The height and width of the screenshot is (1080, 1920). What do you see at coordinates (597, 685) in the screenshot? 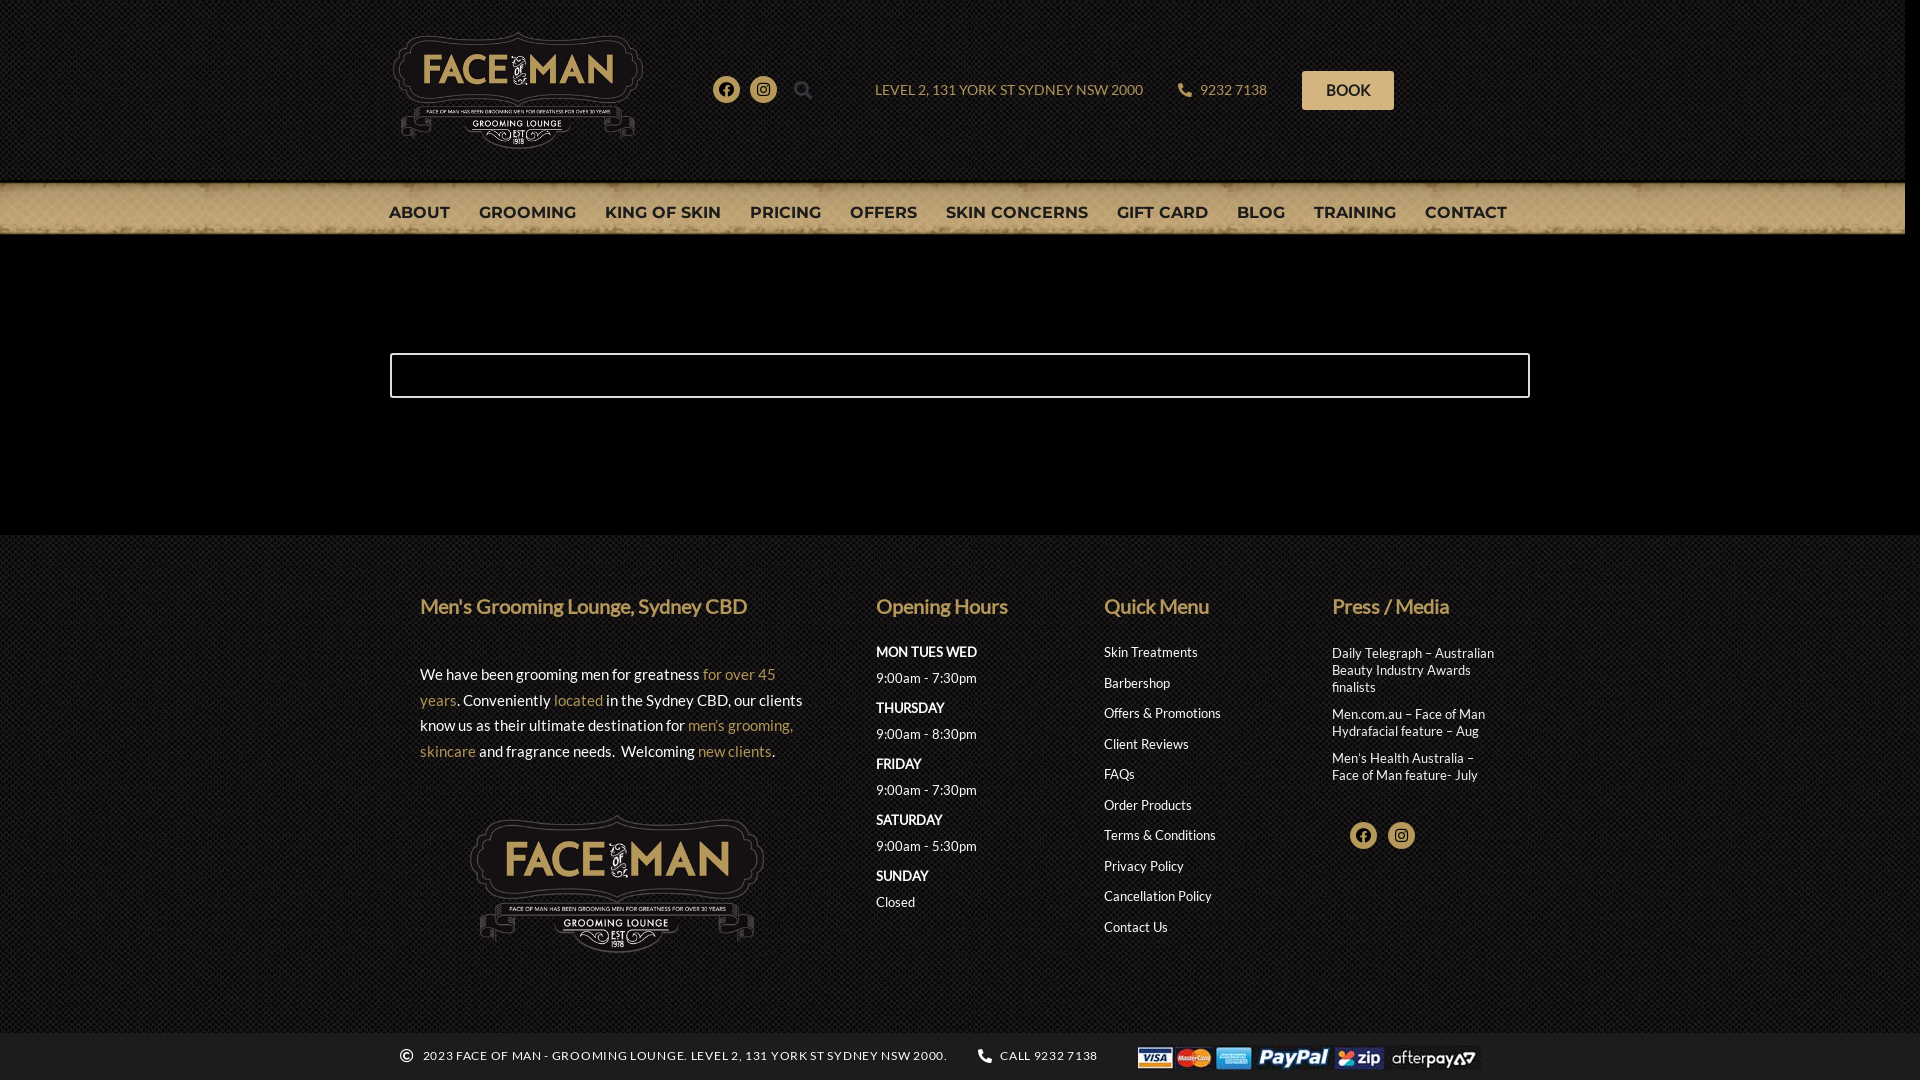
I see `'for over 45 years'` at bounding box center [597, 685].